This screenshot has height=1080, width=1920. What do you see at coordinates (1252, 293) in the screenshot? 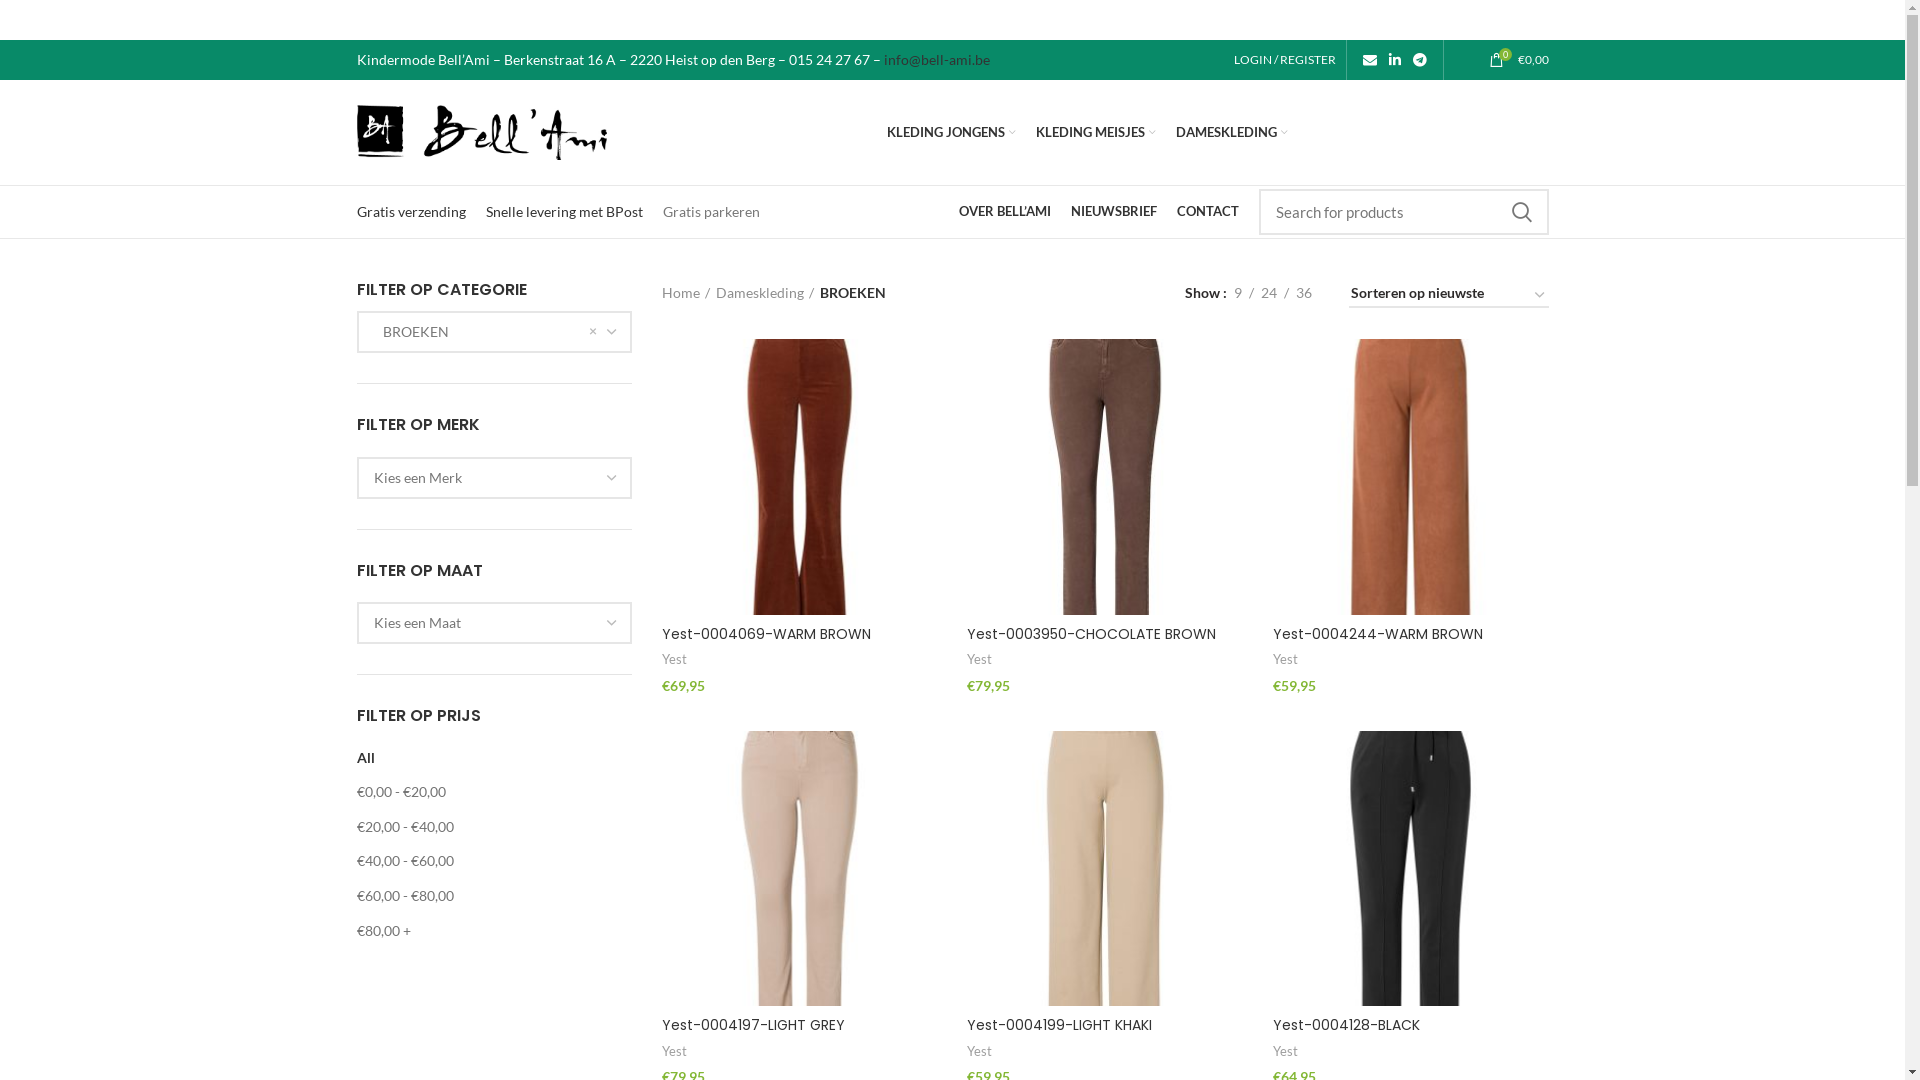
I see `'24'` at bounding box center [1252, 293].